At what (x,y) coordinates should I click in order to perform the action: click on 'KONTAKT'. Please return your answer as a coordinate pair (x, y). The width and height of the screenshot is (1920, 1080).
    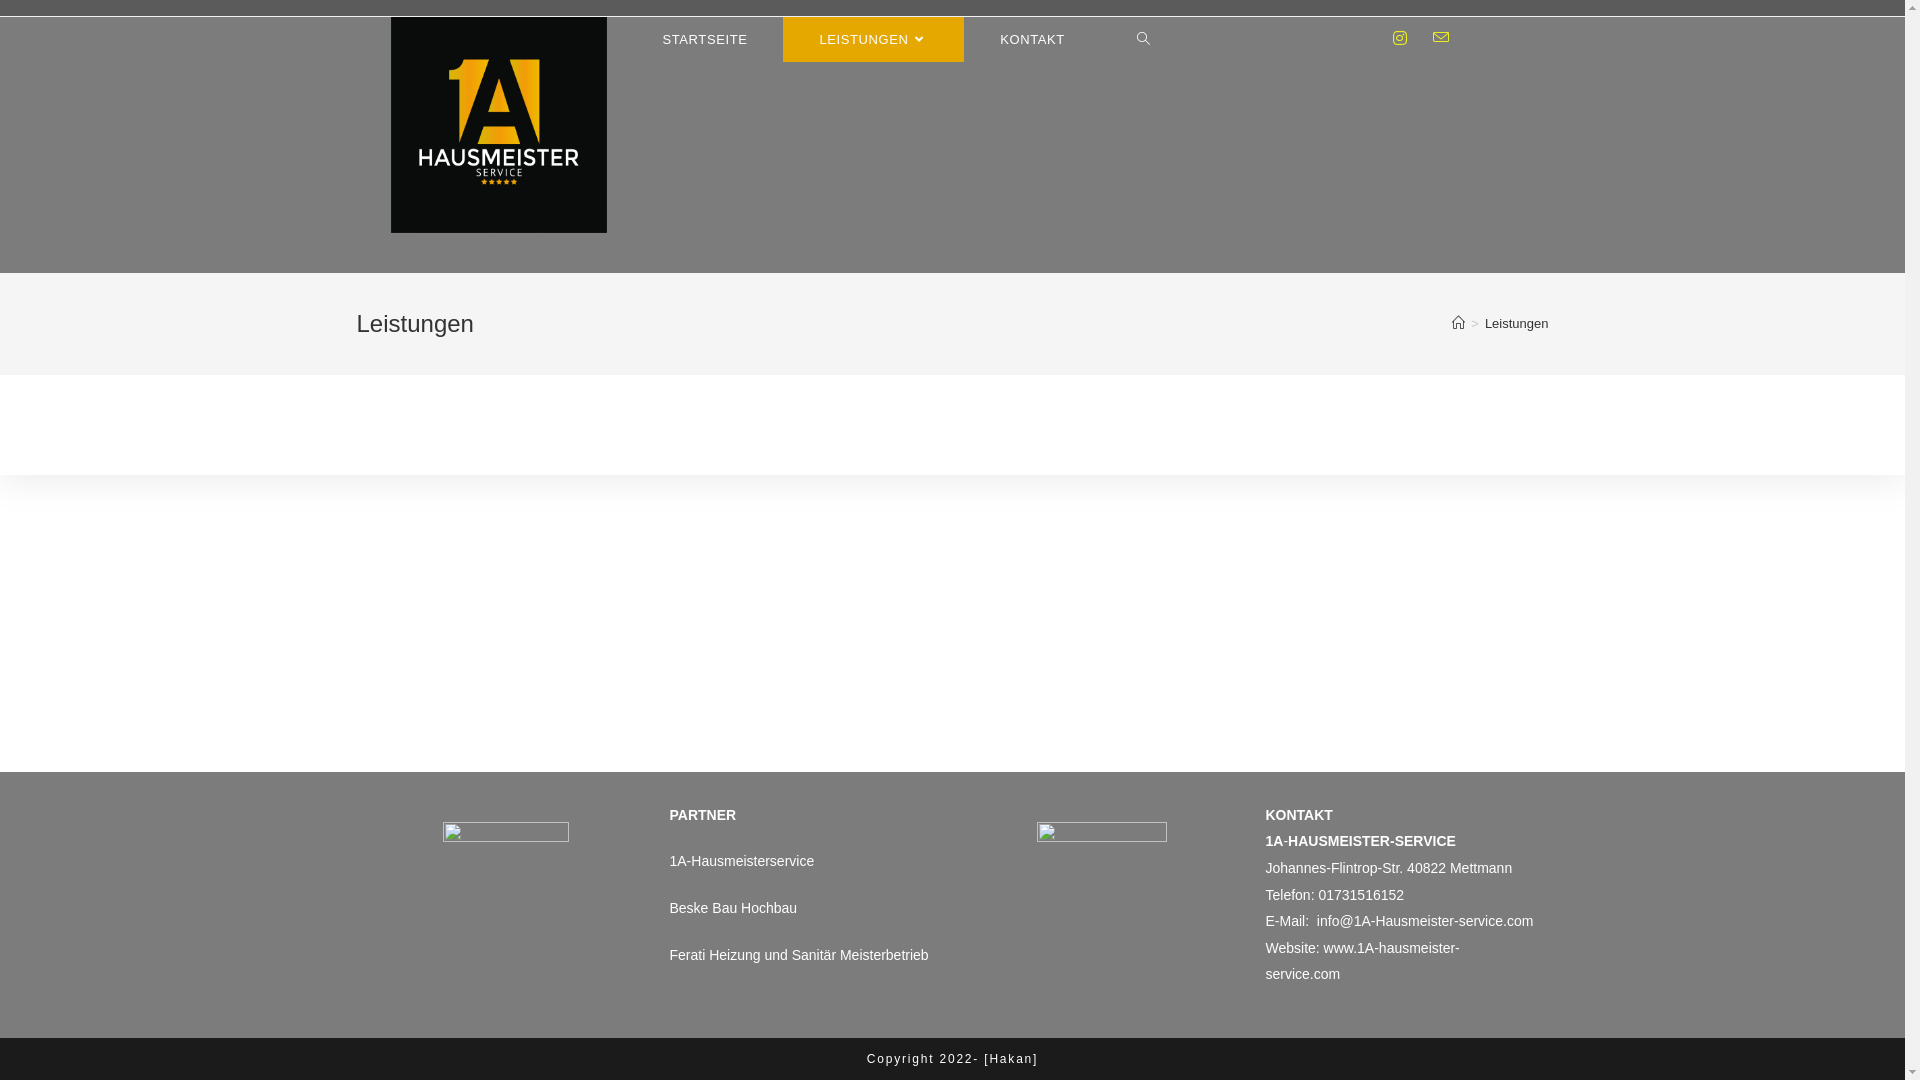
    Looking at the image, I should click on (1032, 39).